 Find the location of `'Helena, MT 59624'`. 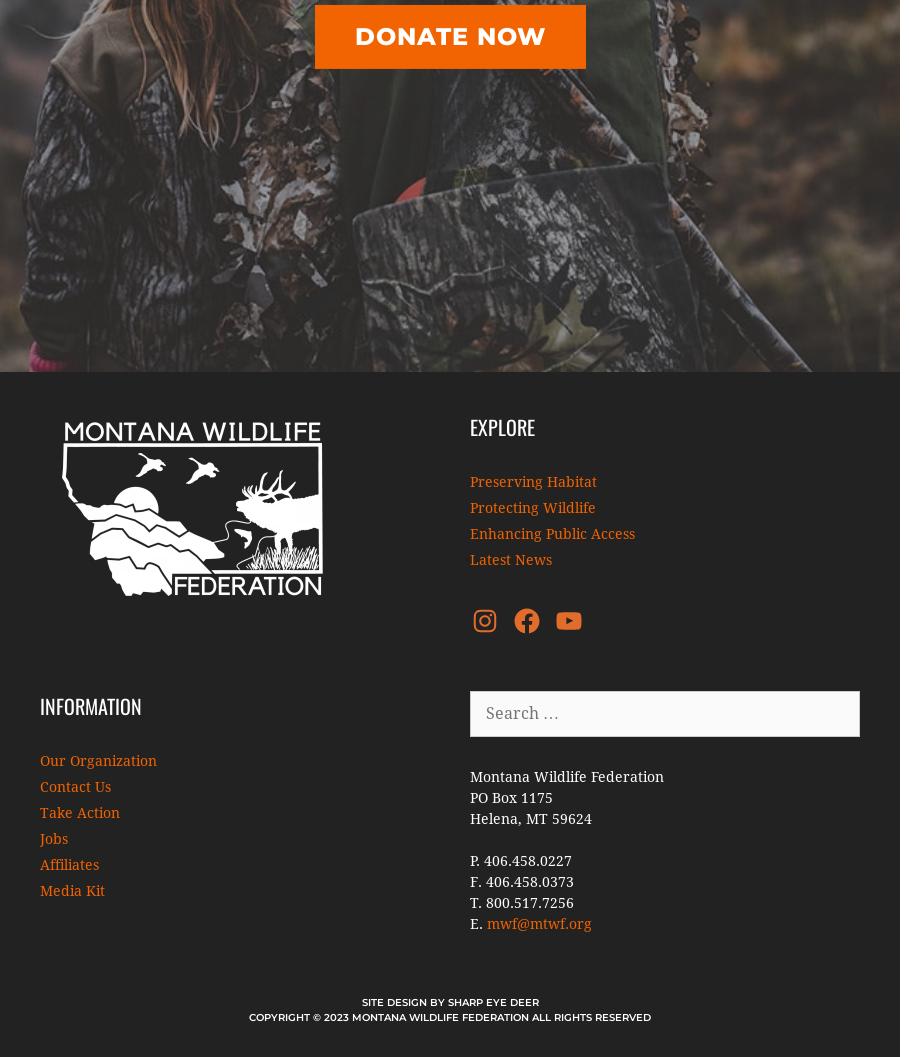

'Helena, MT 59624' is located at coordinates (531, 818).